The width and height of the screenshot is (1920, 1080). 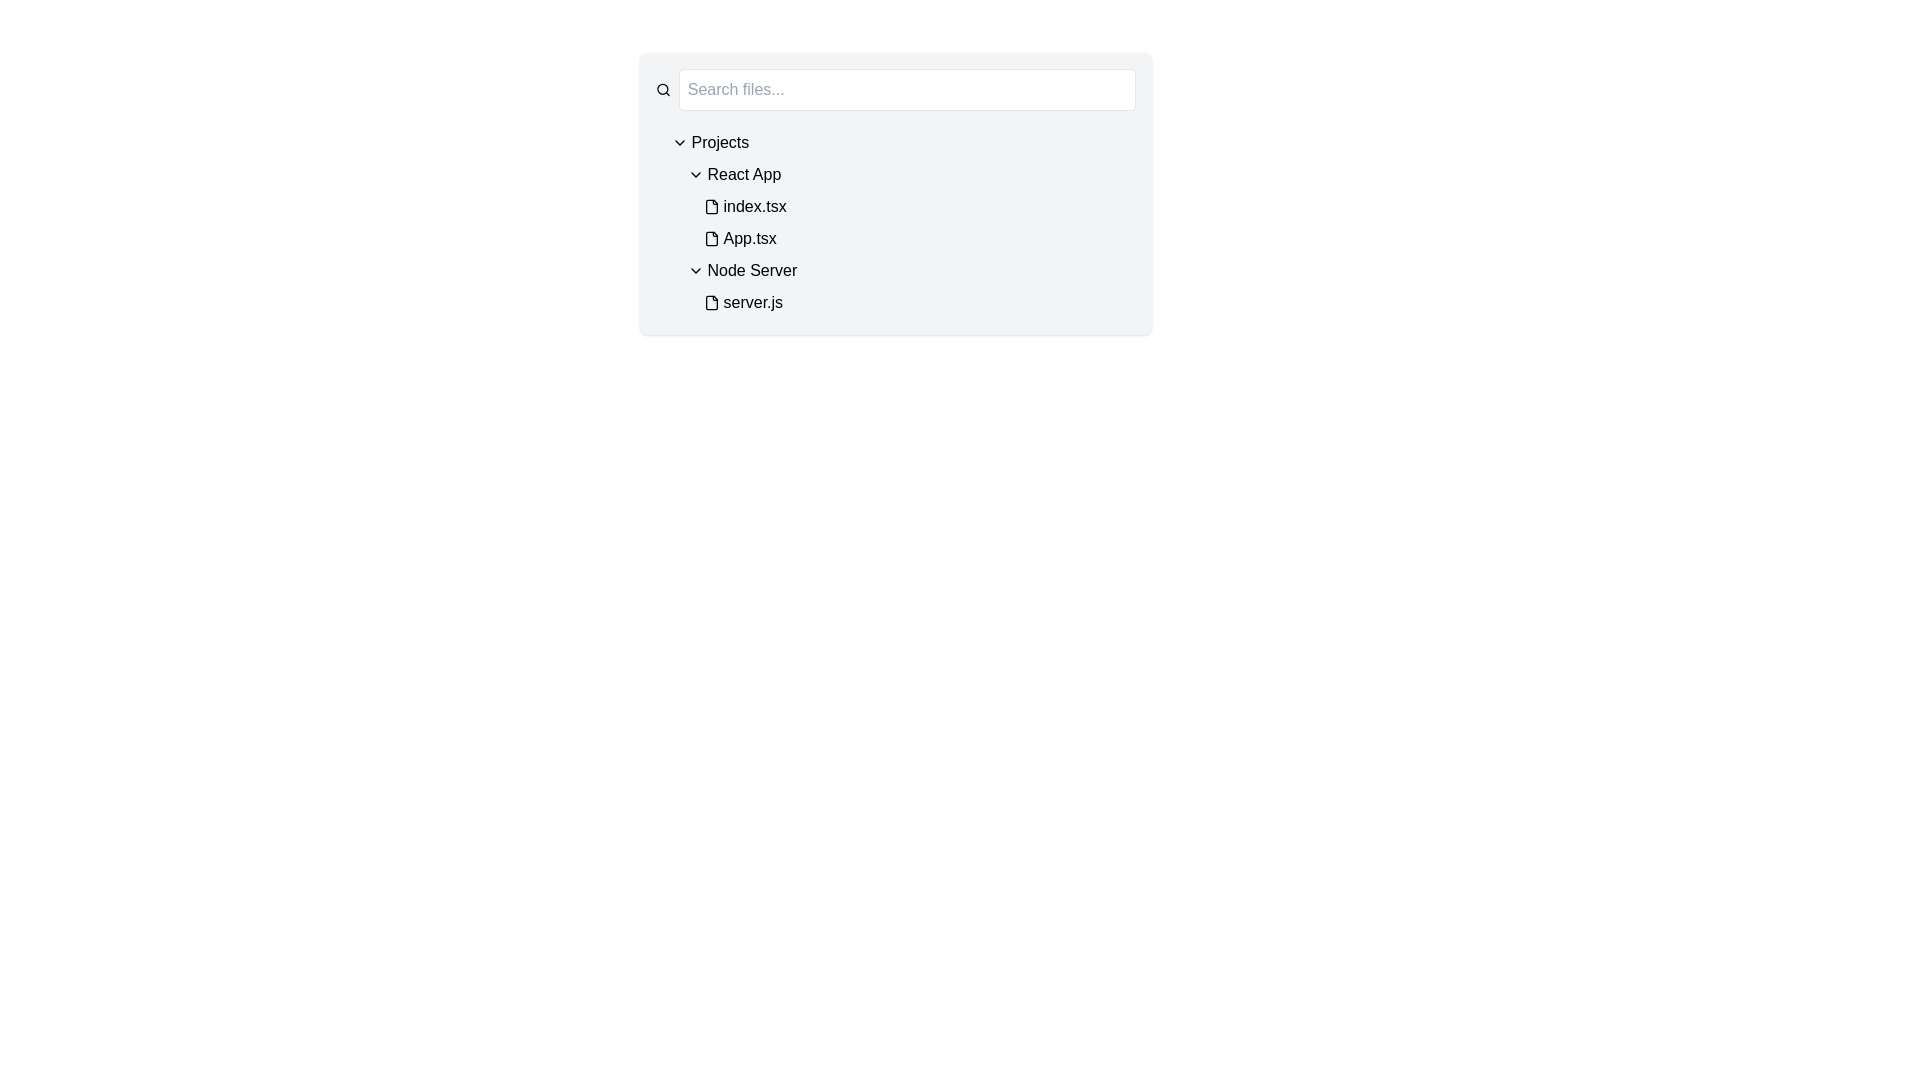 I want to click on the file icon located to the left of the text 'index.tsx', so click(x=711, y=207).